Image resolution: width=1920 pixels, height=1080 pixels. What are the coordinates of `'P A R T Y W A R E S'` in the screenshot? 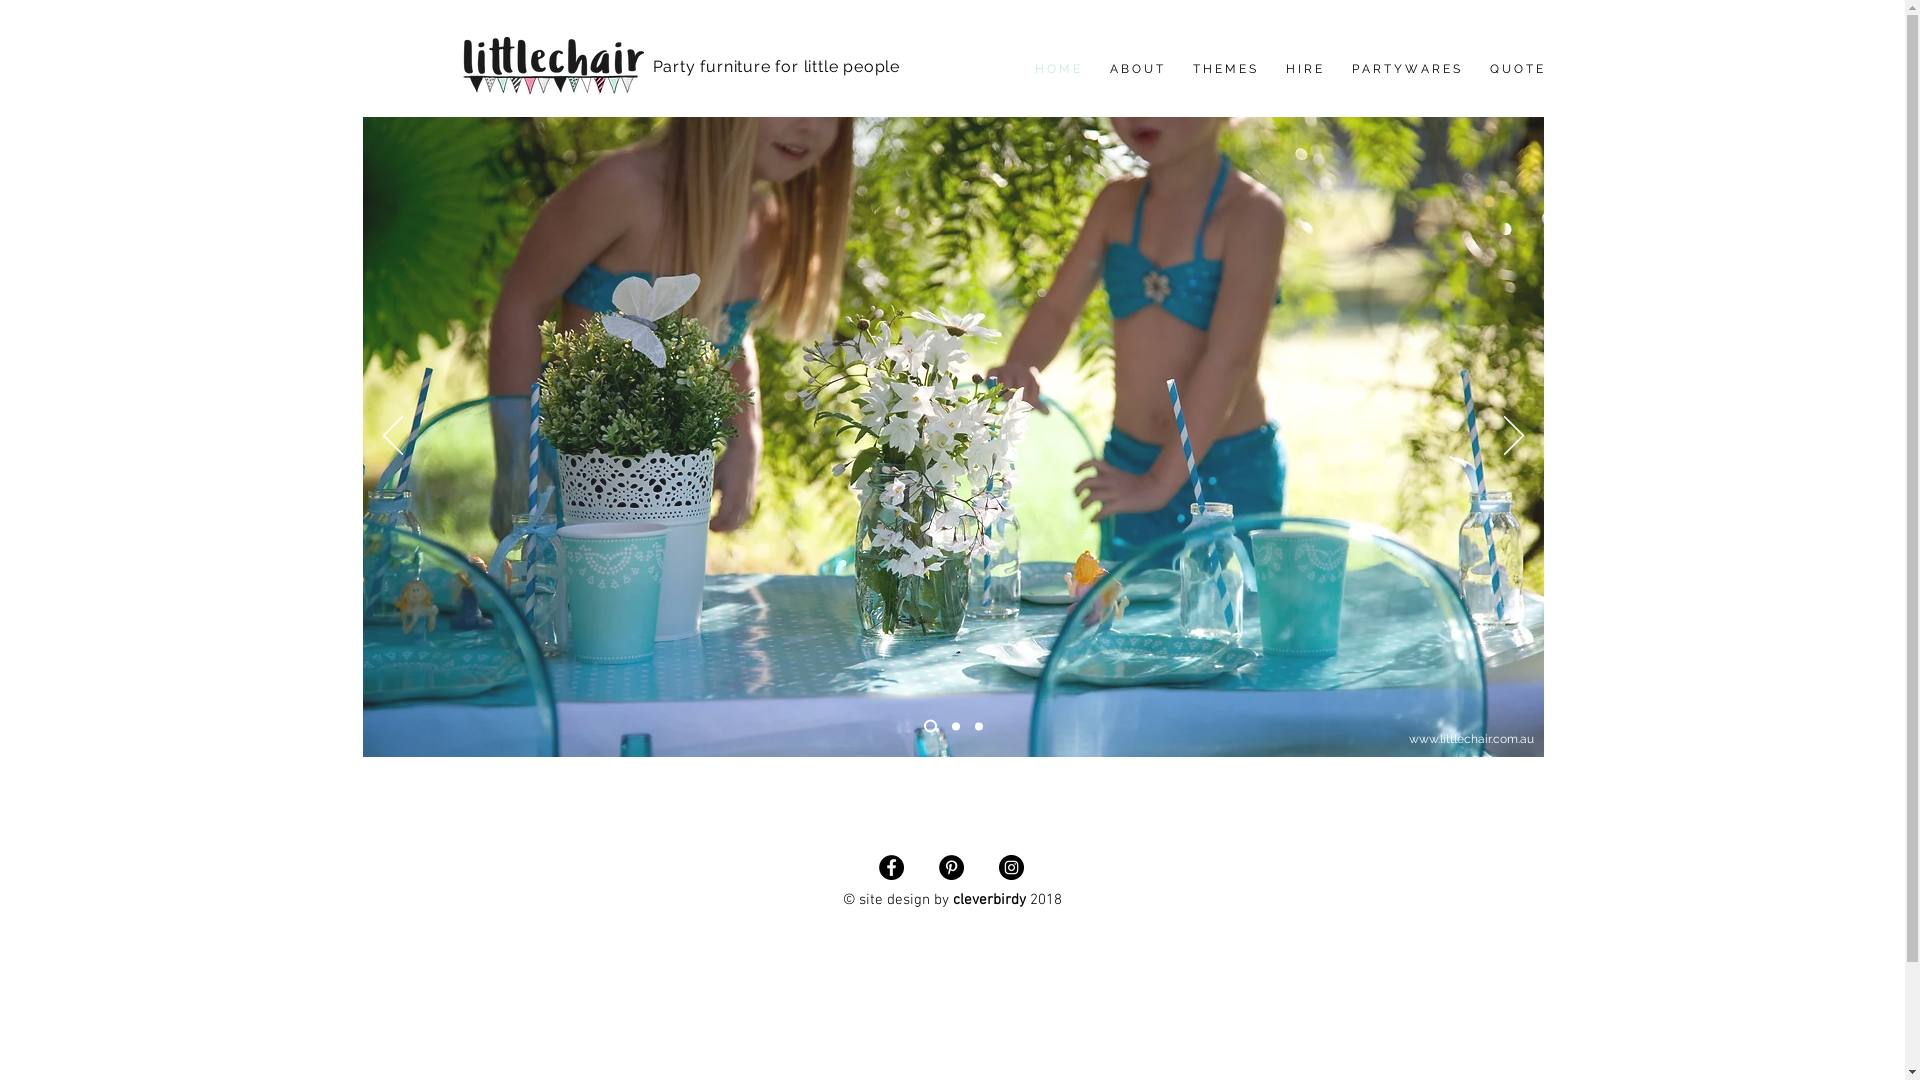 It's located at (1404, 68).